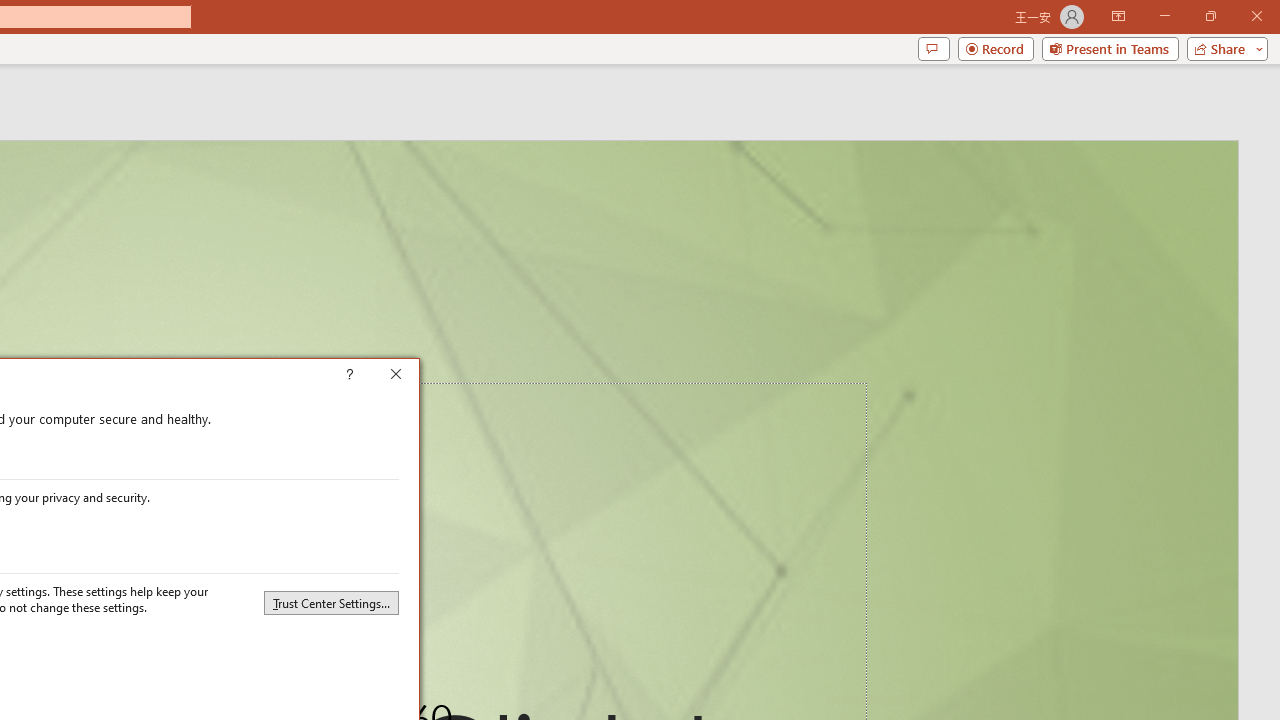  Describe the element at coordinates (378, 376) in the screenshot. I see `'Context help'` at that location.